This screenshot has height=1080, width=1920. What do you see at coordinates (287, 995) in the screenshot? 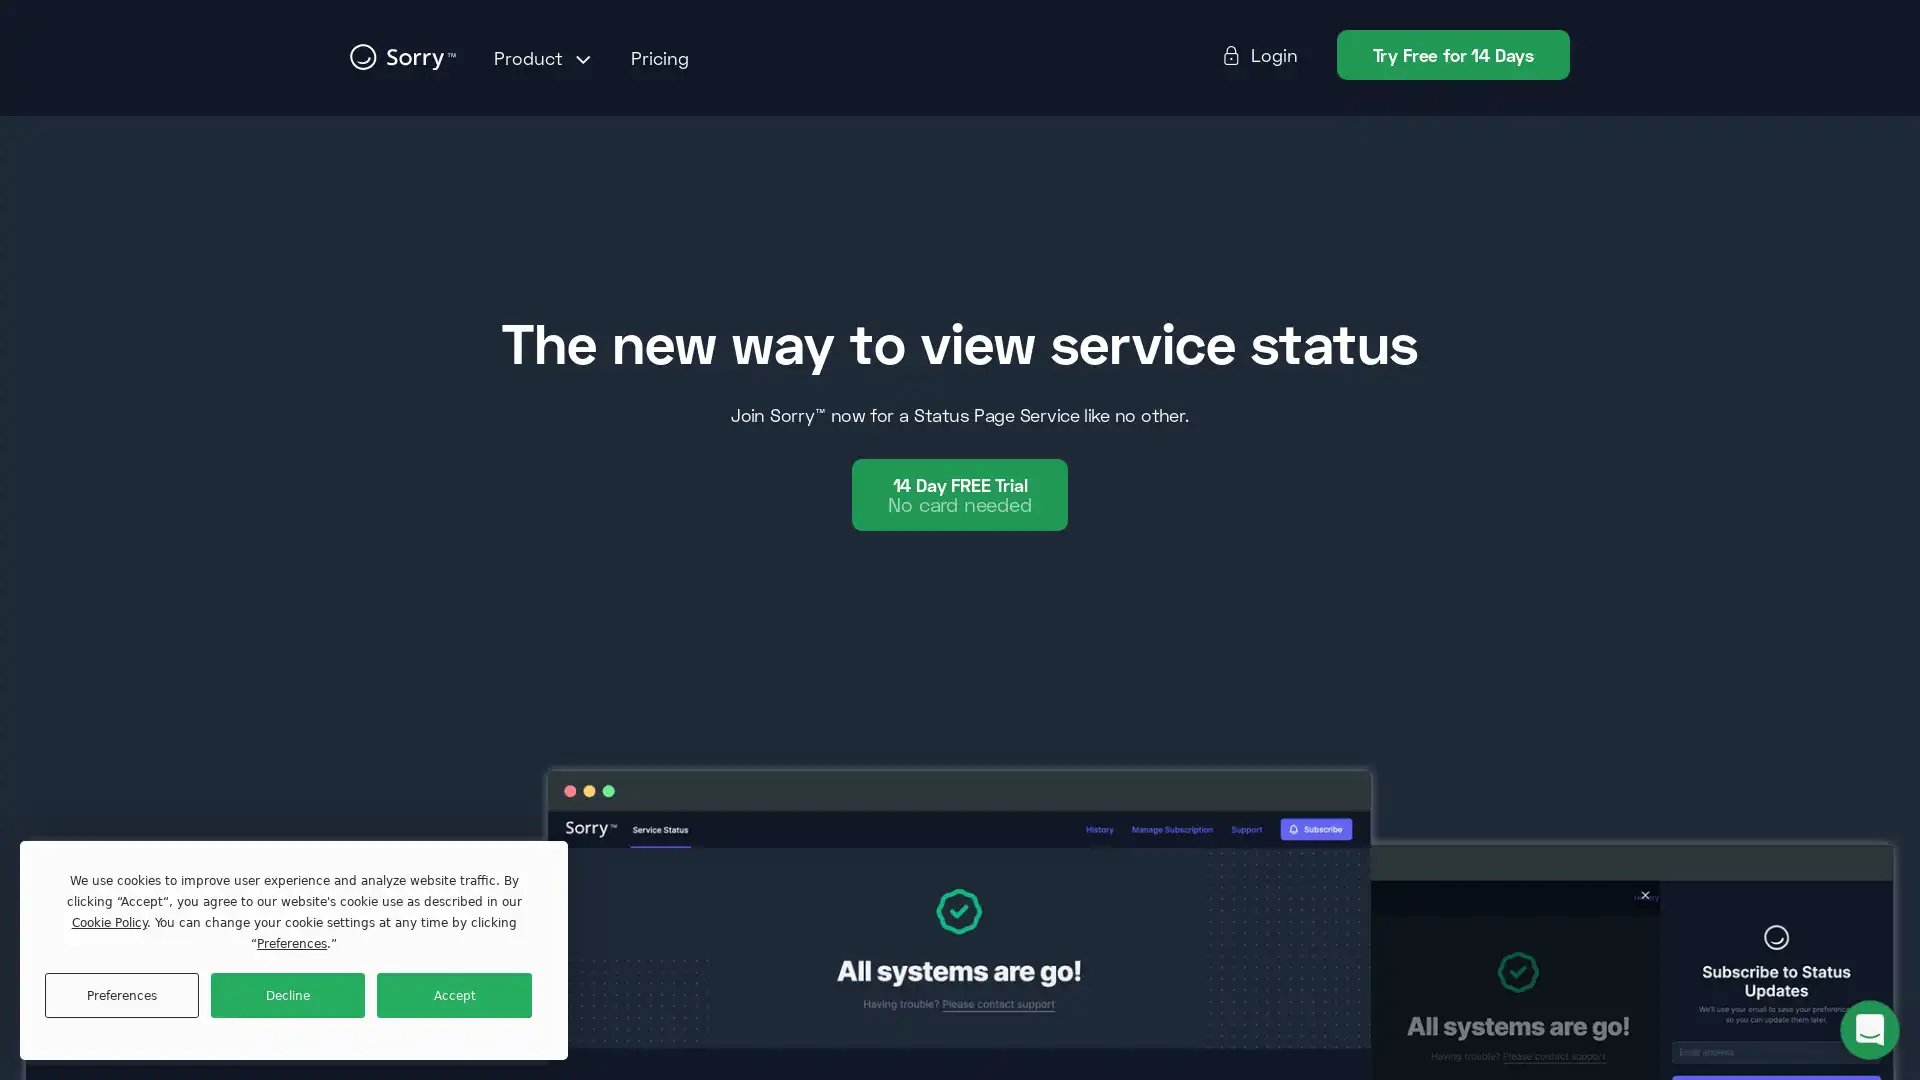
I see `Decline` at bounding box center [287, 995].